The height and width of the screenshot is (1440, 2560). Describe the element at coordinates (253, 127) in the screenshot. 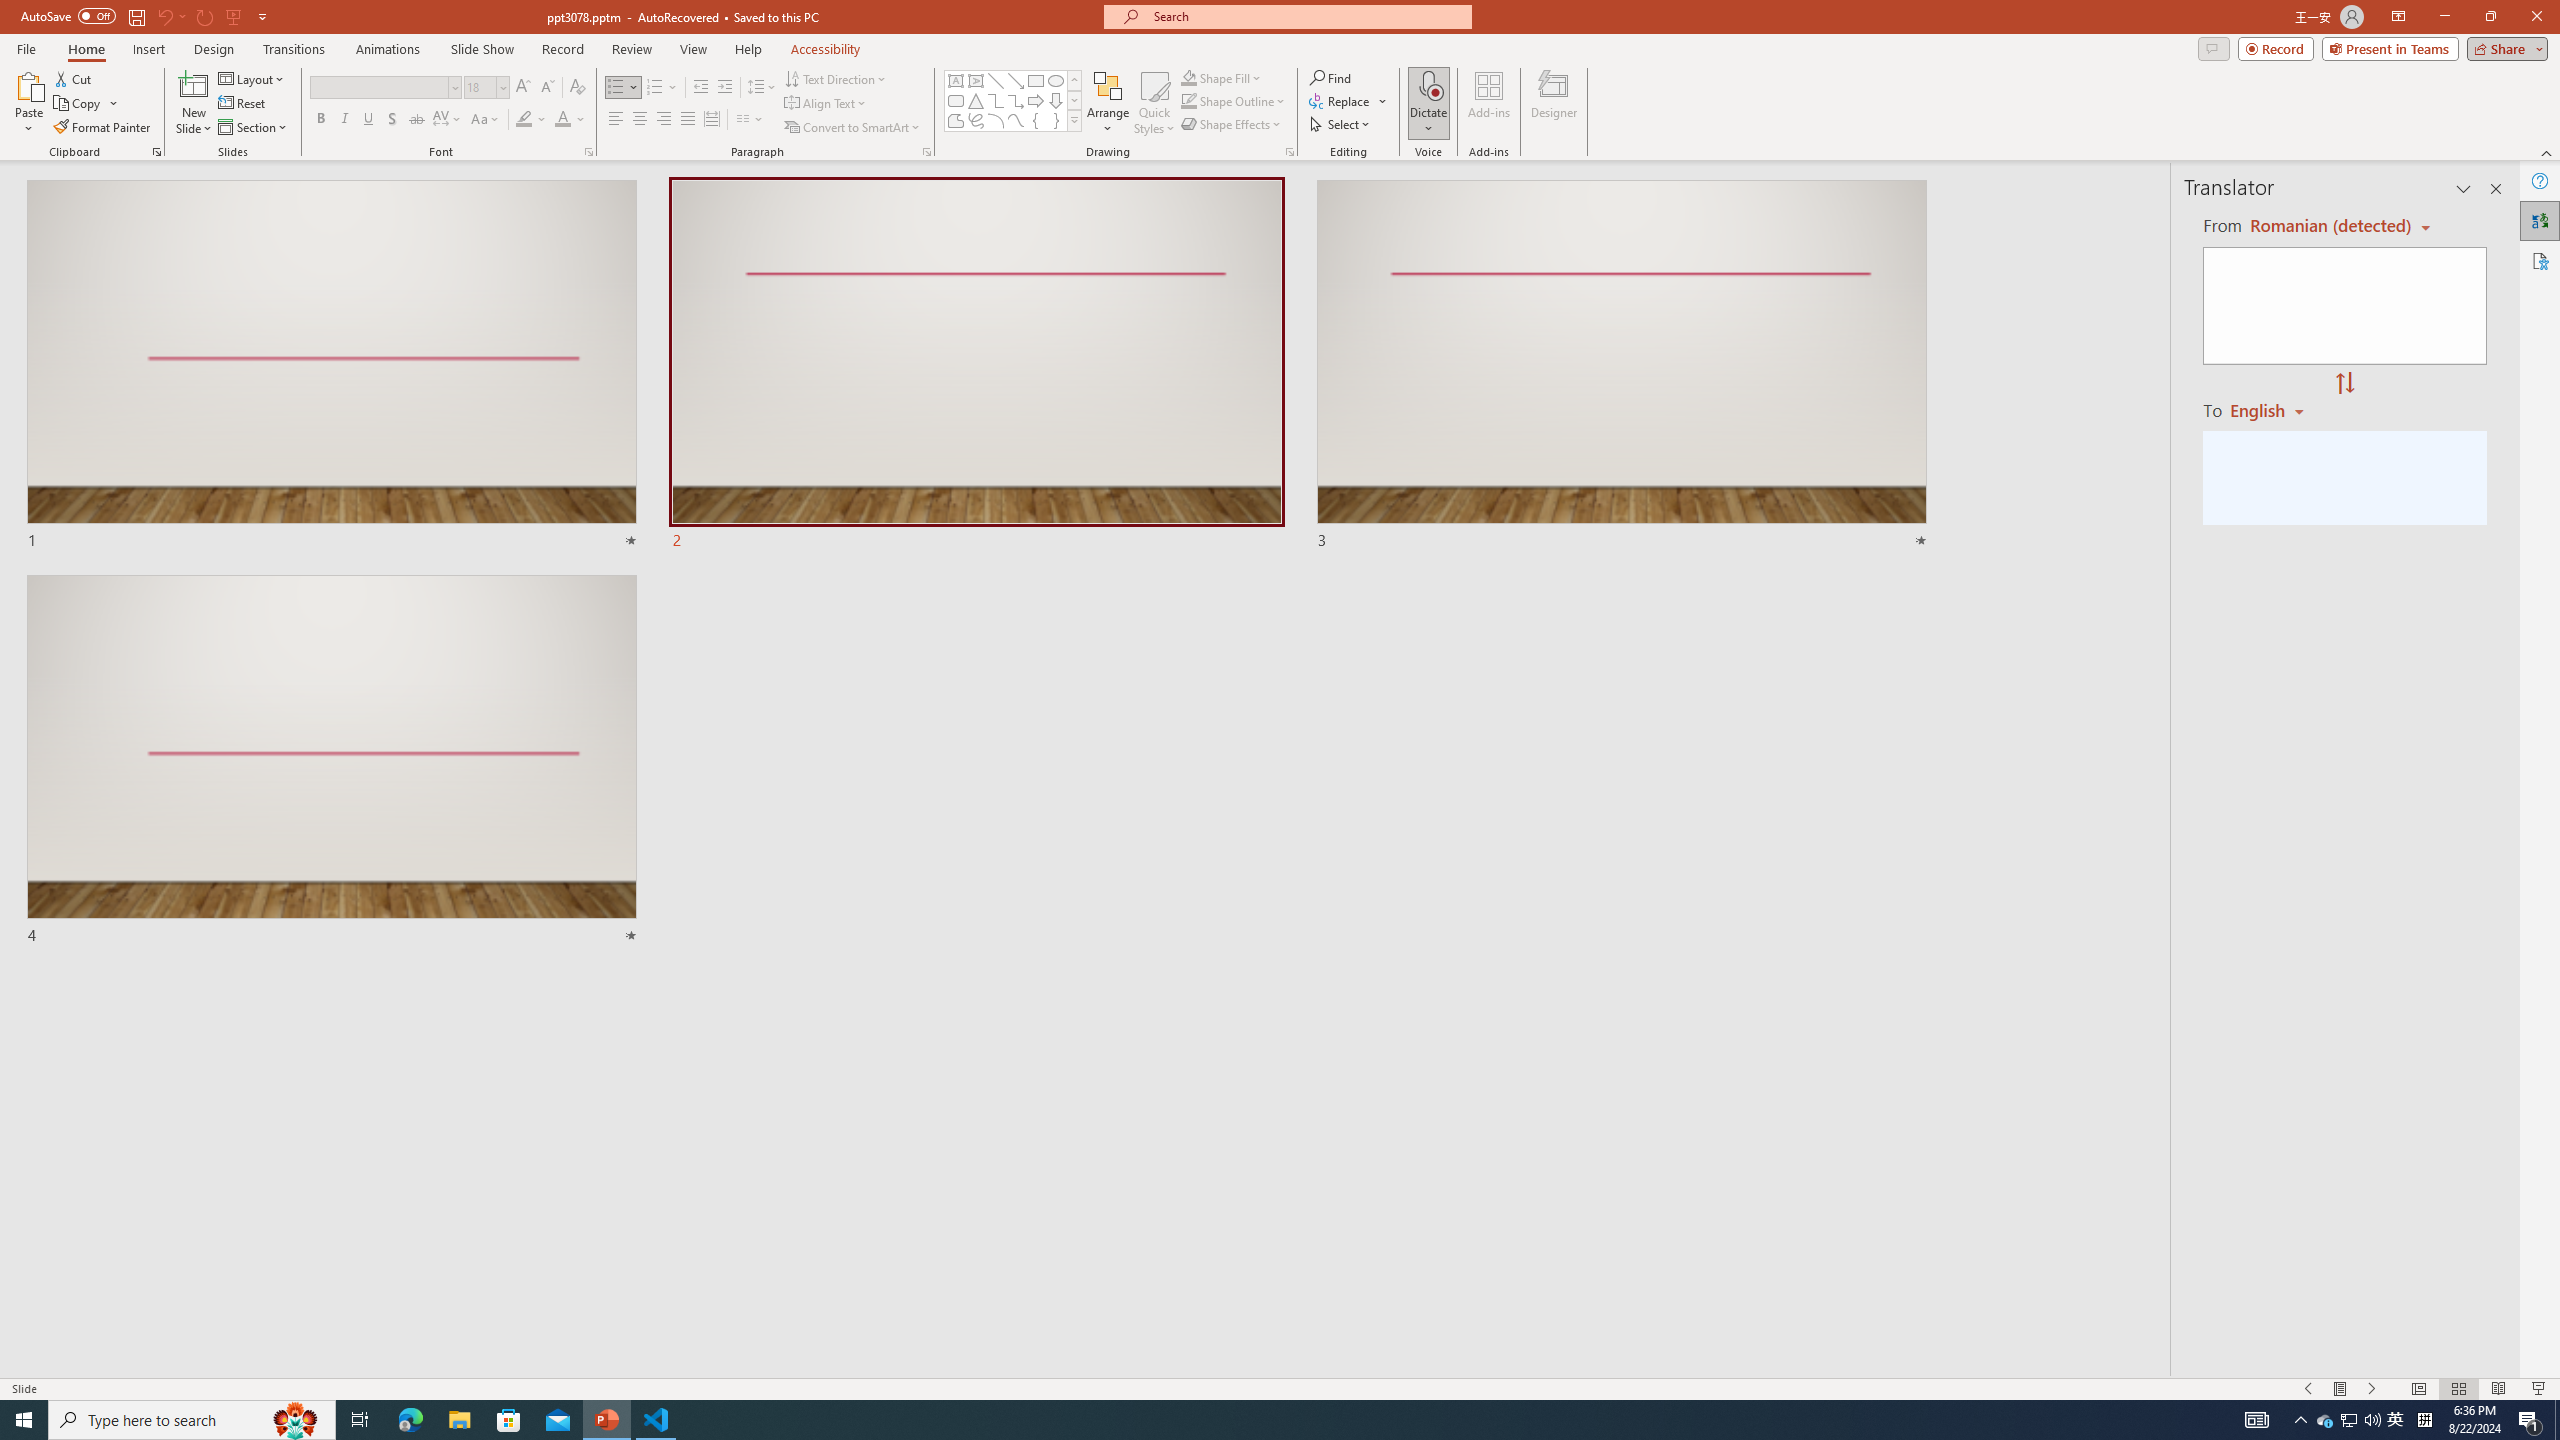

I see `'Section'` at that location.